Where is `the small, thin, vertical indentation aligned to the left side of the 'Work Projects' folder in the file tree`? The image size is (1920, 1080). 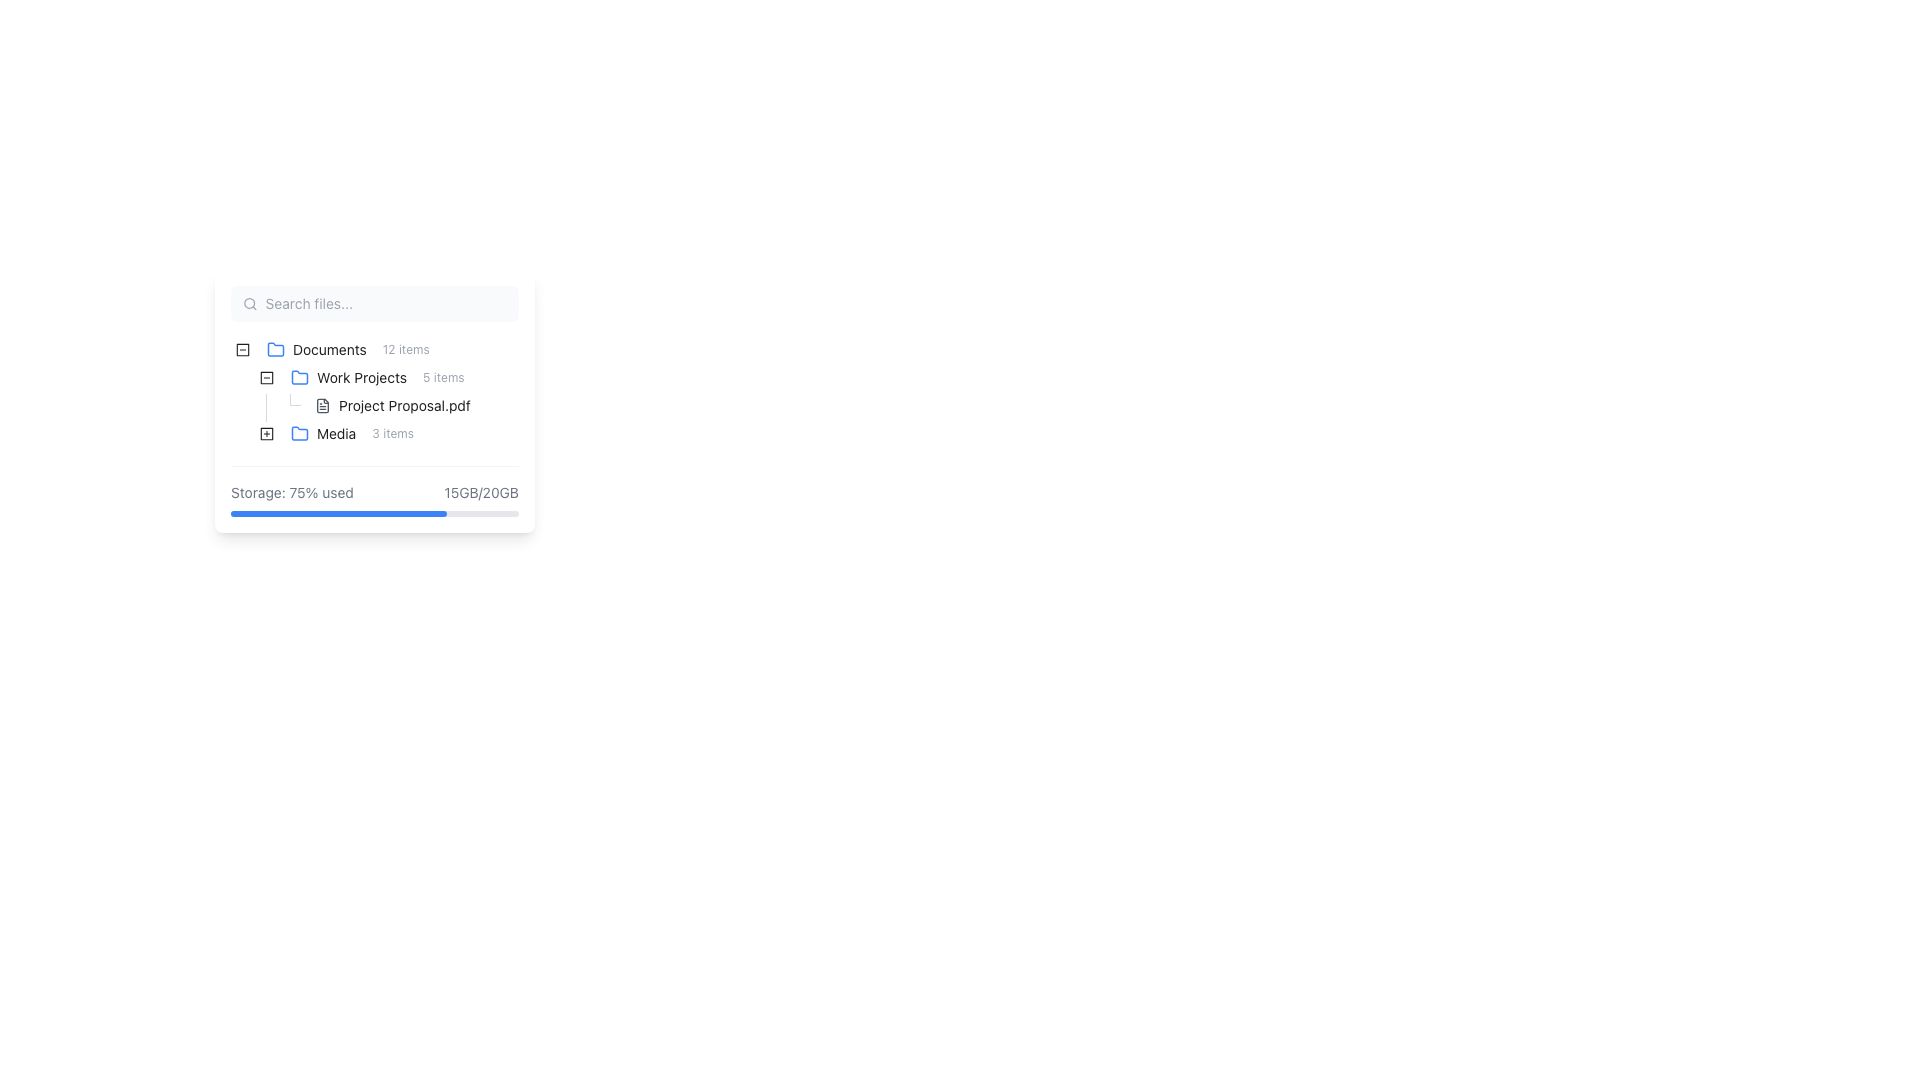 the small, thin, vertical indentation aligned to the left side of the 'Work Projects' folder in the file tree is located at coordinates (242, 378).